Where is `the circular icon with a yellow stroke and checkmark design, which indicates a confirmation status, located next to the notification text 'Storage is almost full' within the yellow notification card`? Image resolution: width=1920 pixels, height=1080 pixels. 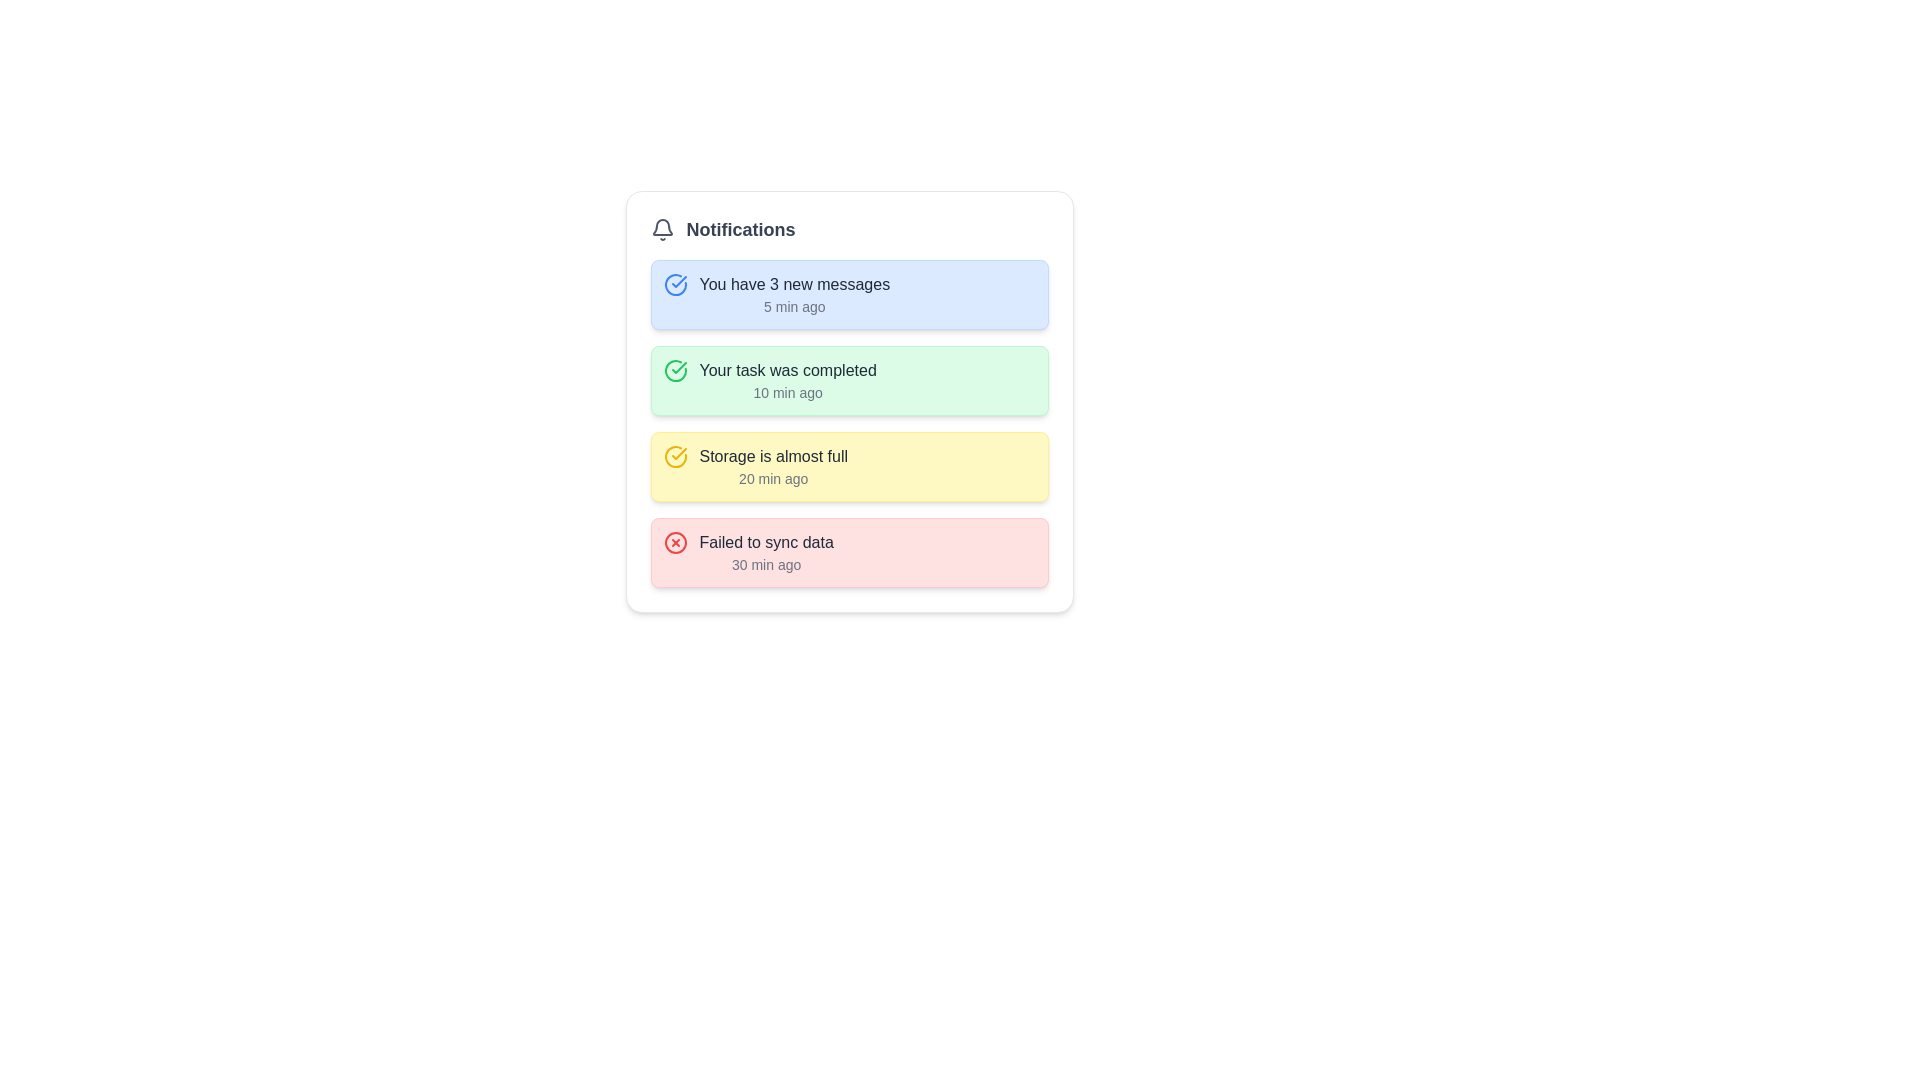 the circular icon with a yellow stroke and checkmark design, which indicates a confirmation status, located next to the notification text 'Storage is almost full' within the yellow notification card is located at coordinates (675, 456).